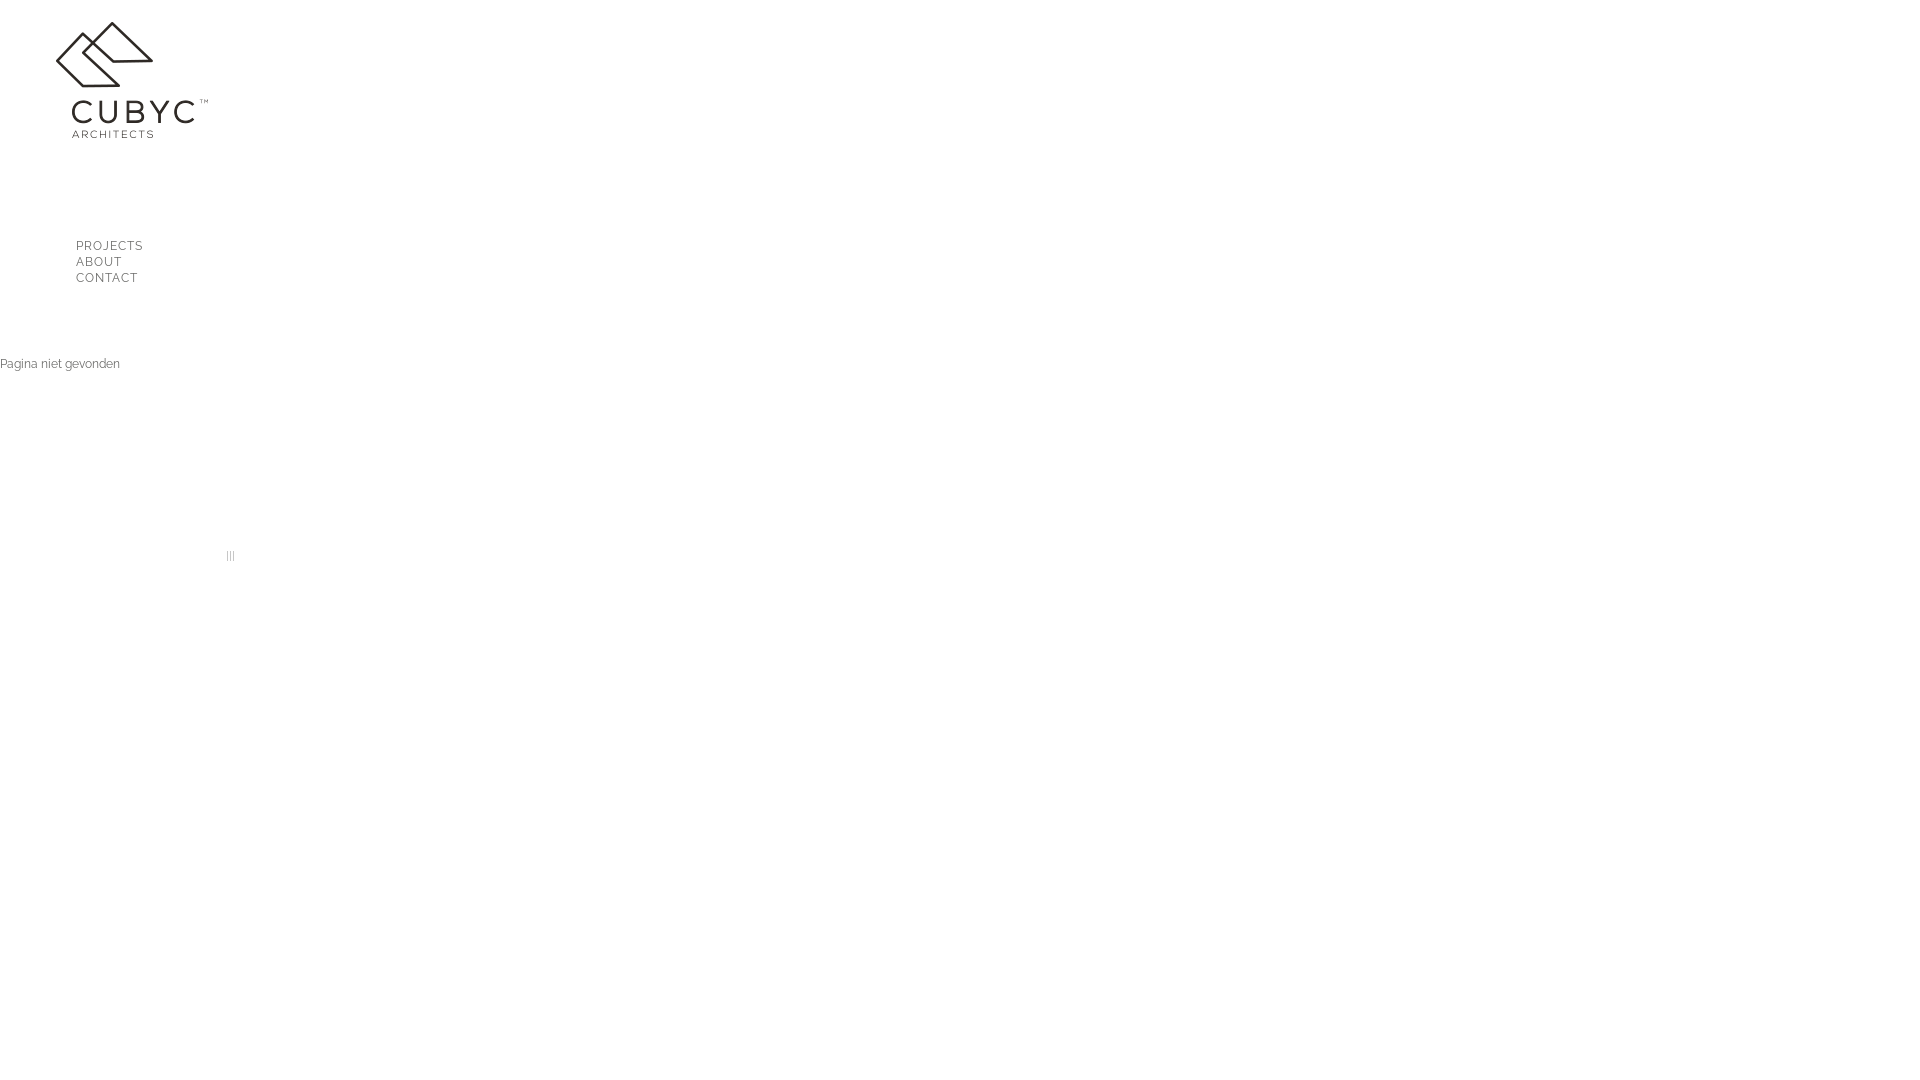 The width and height of the screenshot is (1920, 1080). Describe the element at coordinates (127, 277) in the screenshot. I see `'CONTACT'` at that location.